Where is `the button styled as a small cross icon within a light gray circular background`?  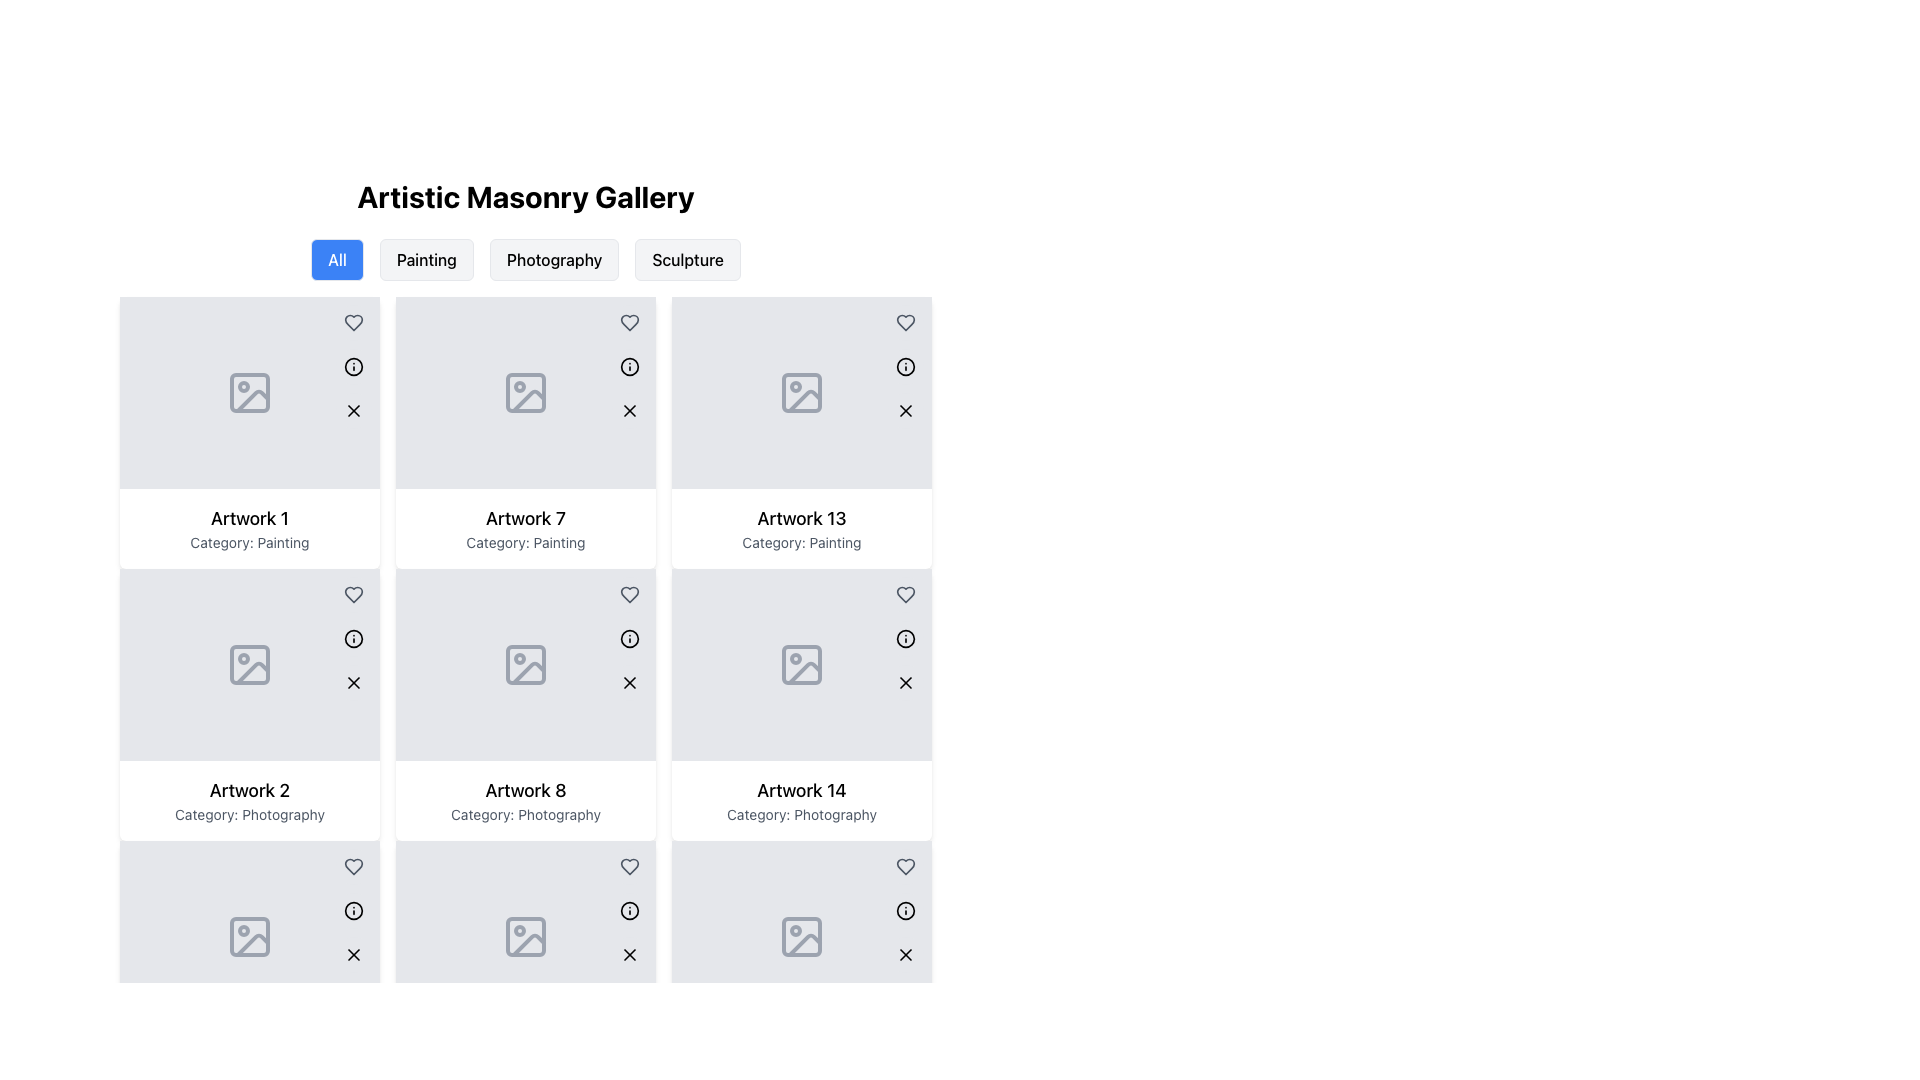
the button styled as a small cross icon within a light gray circular background is located at coordinates (628, 681).